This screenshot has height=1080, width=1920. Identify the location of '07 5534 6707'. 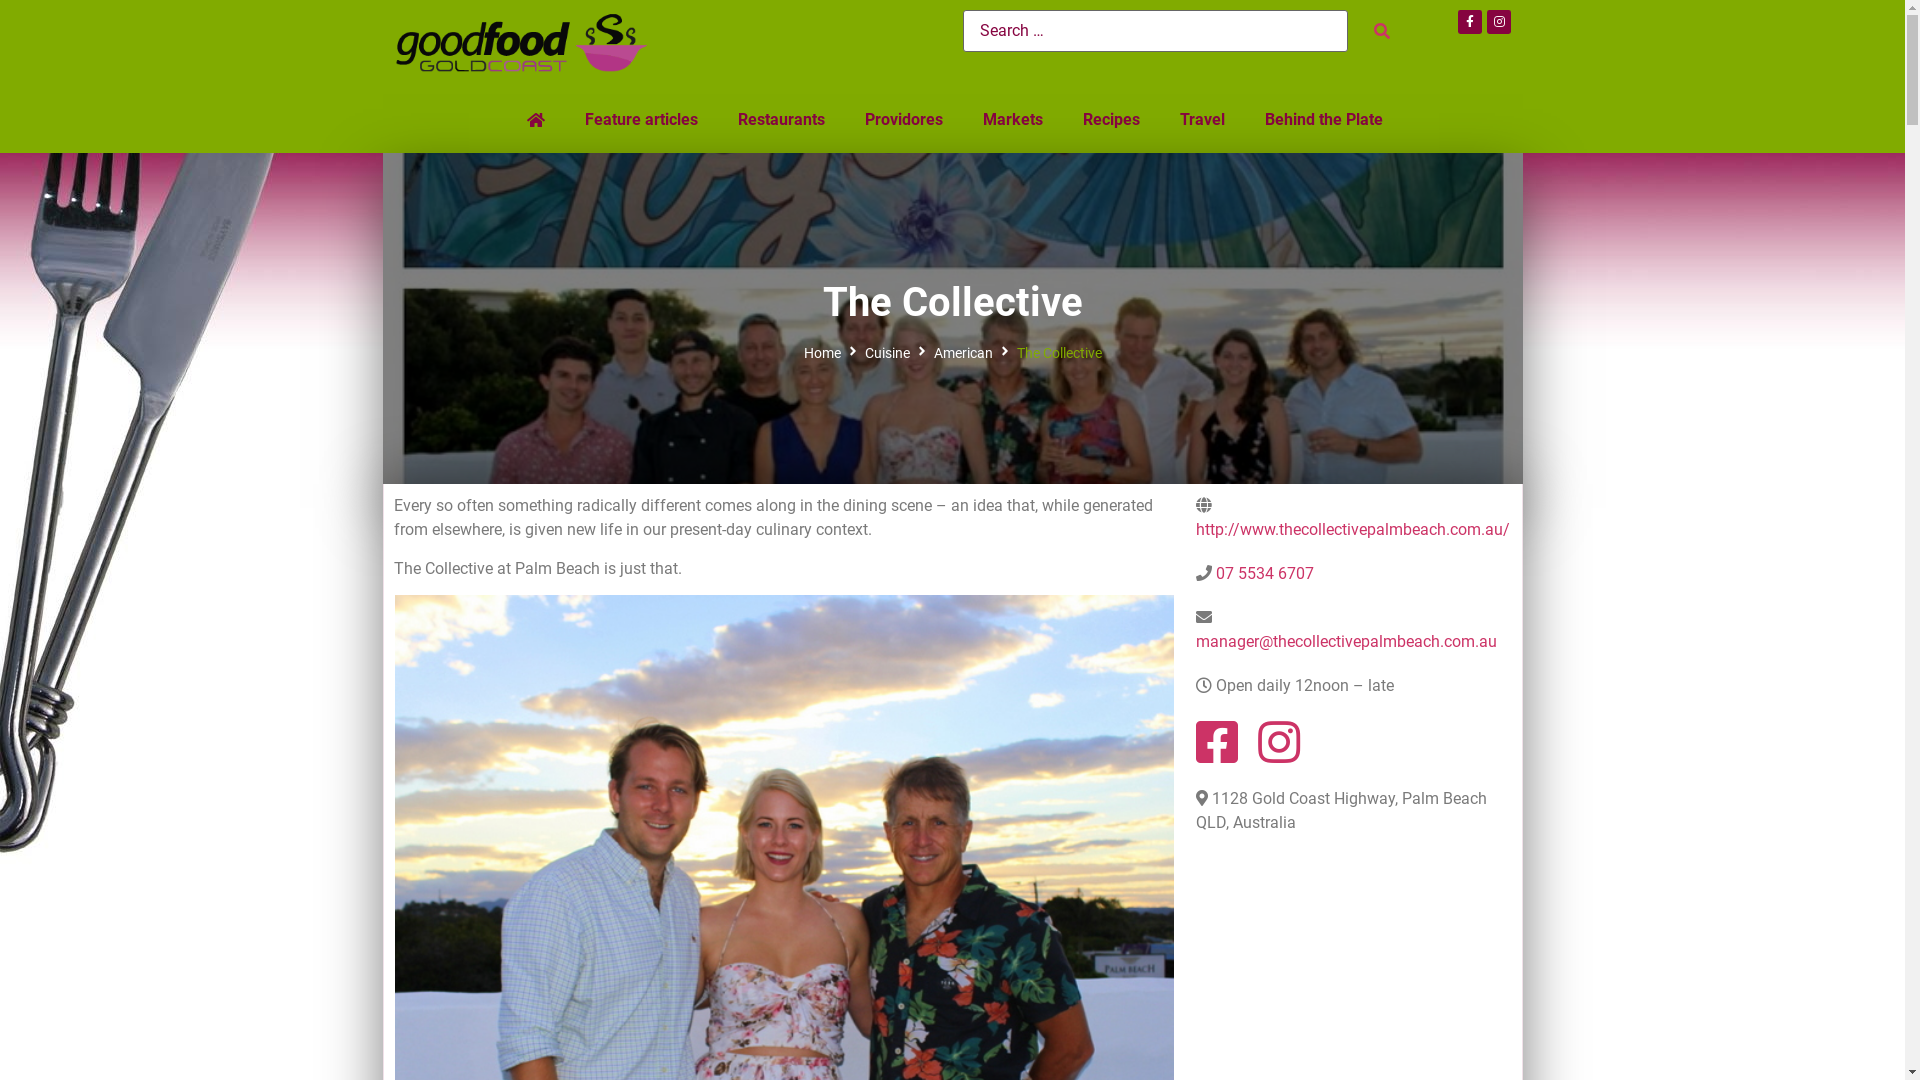
(1264, 573).